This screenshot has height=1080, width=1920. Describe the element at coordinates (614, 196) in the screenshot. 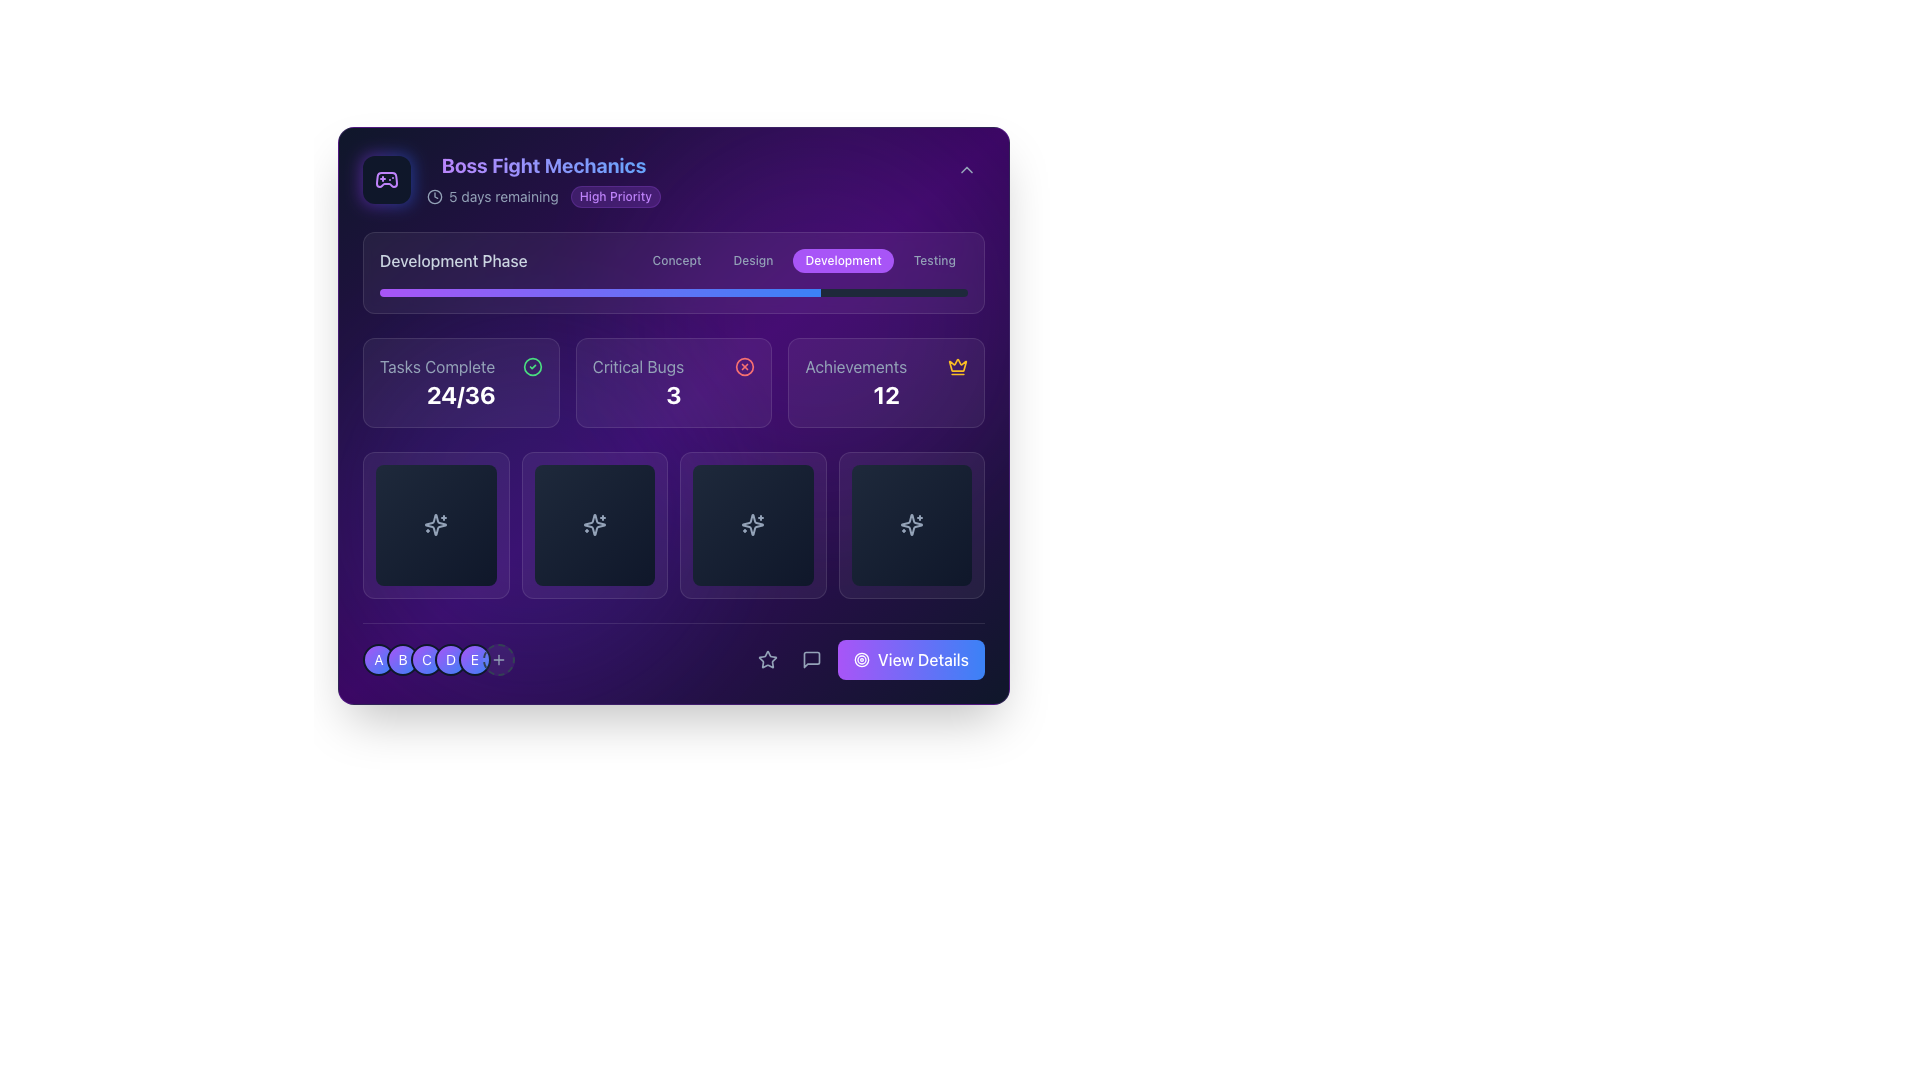

I see `text from the Badge element that displays 'High Priority', located between '5 days remaining' and 'Boss Fight Mechanics'` at that location.